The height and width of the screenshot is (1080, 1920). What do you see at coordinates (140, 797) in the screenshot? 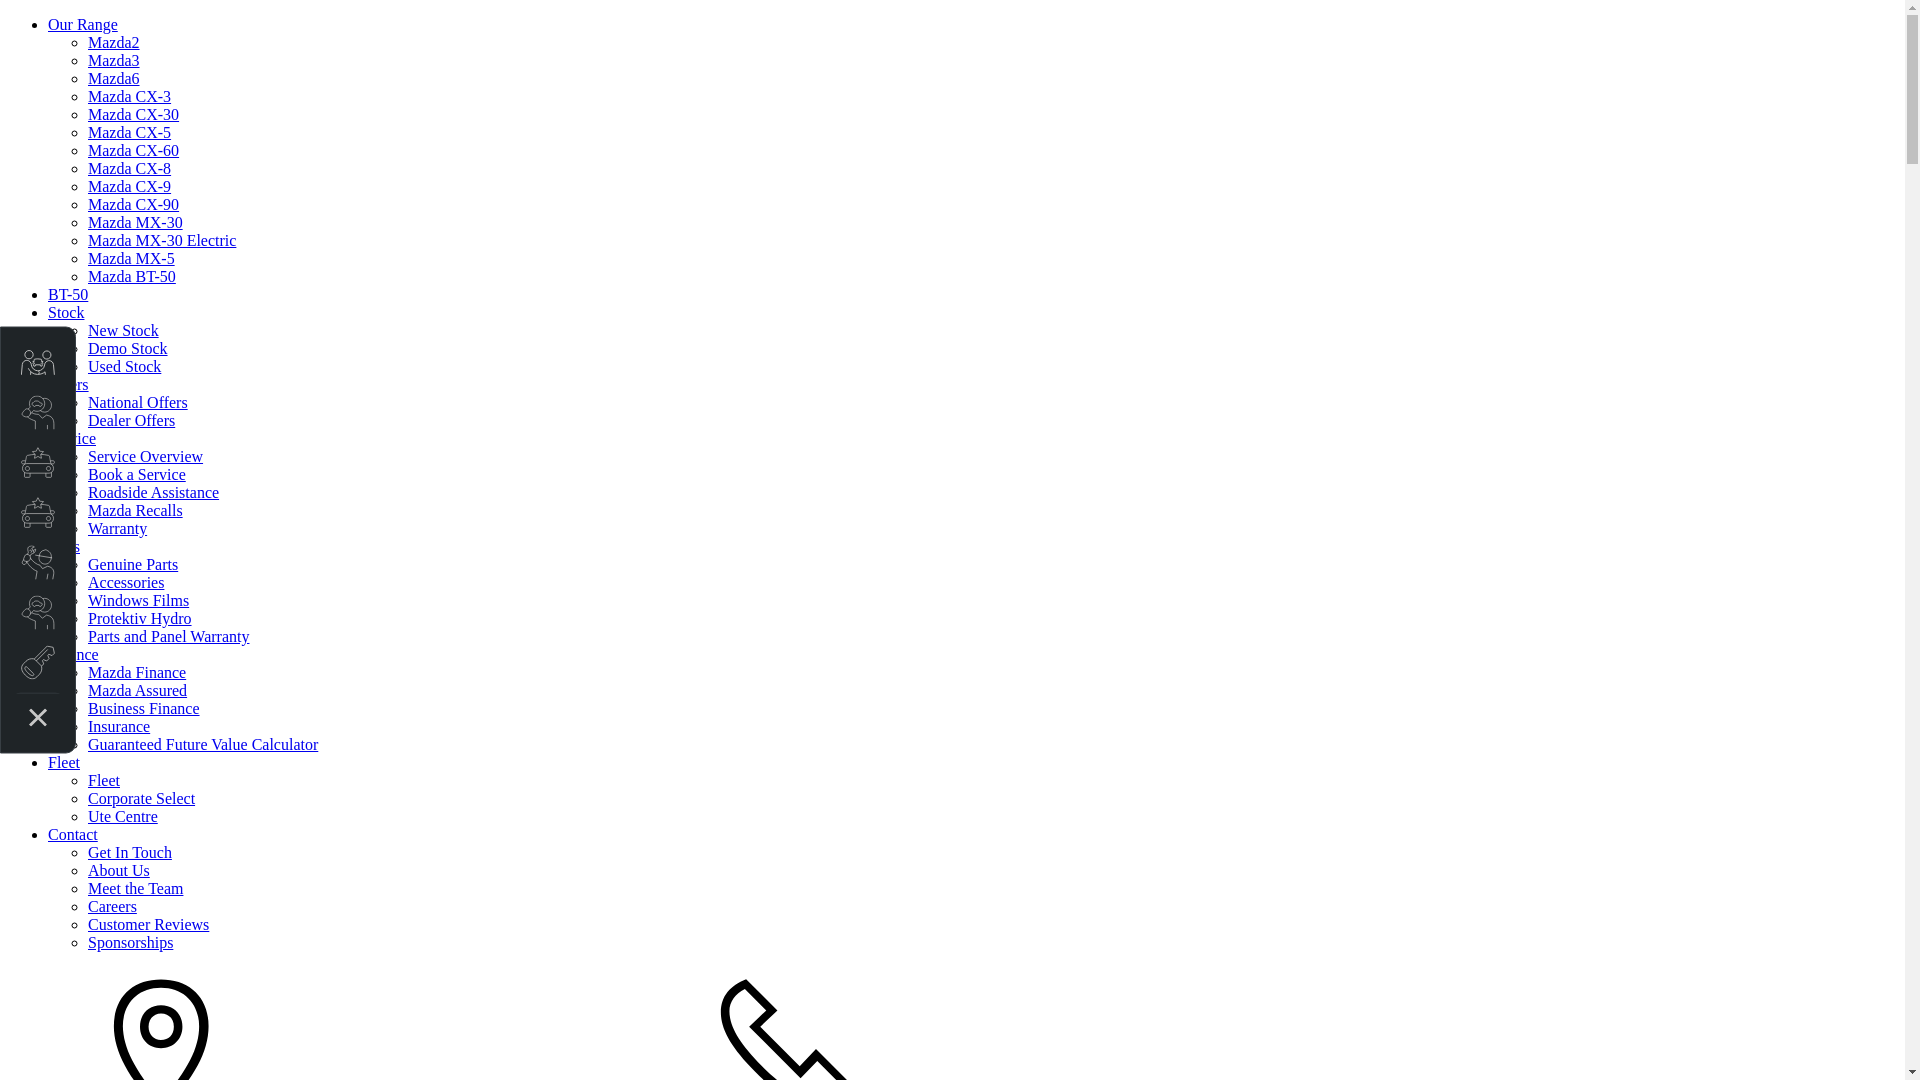
I see `'Corporate Select'` at bounding box center [140, 797].